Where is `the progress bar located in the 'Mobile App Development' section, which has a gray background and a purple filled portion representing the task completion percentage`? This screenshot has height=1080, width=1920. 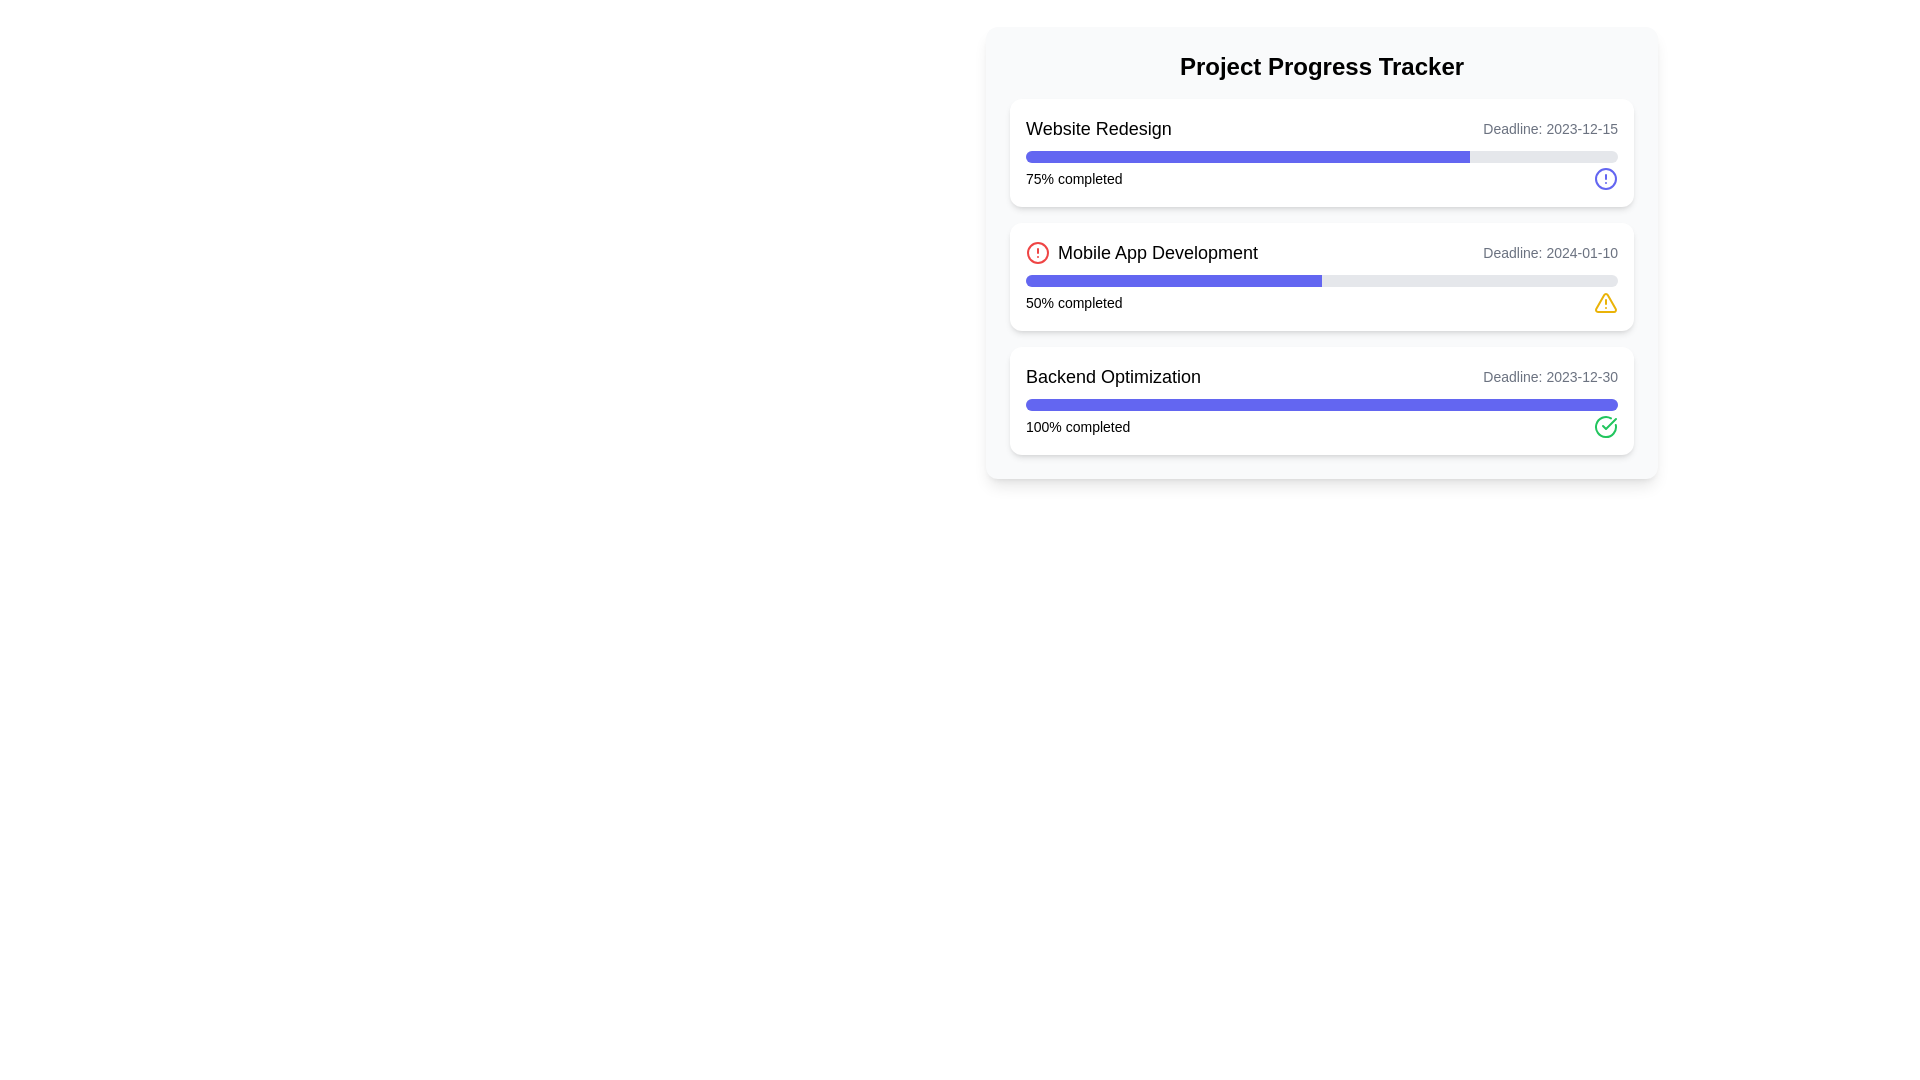
the progress bar located in the 'Mobile App Development' section, which has a gray background and a purple filled portion representing the task completion percentage is located at coordinates (1321, 281).